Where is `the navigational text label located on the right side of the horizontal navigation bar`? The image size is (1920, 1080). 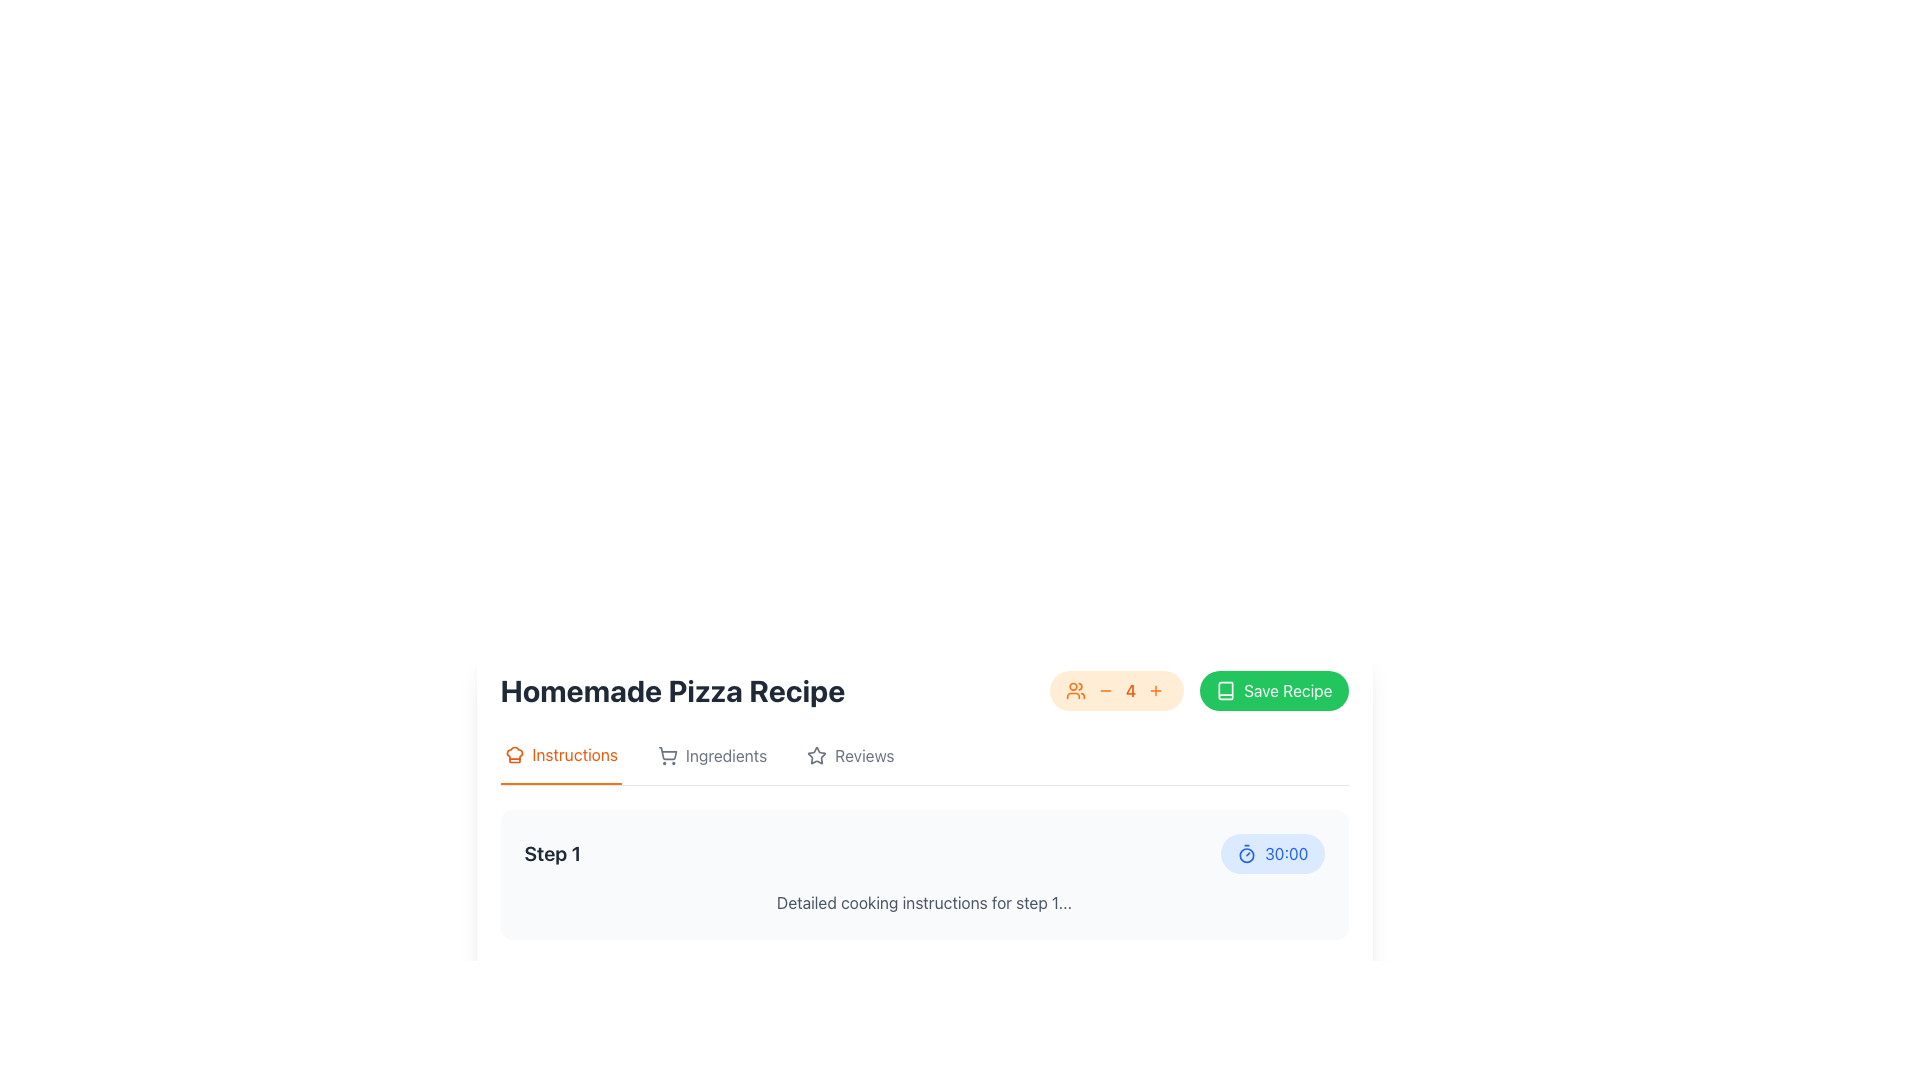
the navigational text label located on the right side of the horizontal navigation bar is located at coordinates (864, 756).